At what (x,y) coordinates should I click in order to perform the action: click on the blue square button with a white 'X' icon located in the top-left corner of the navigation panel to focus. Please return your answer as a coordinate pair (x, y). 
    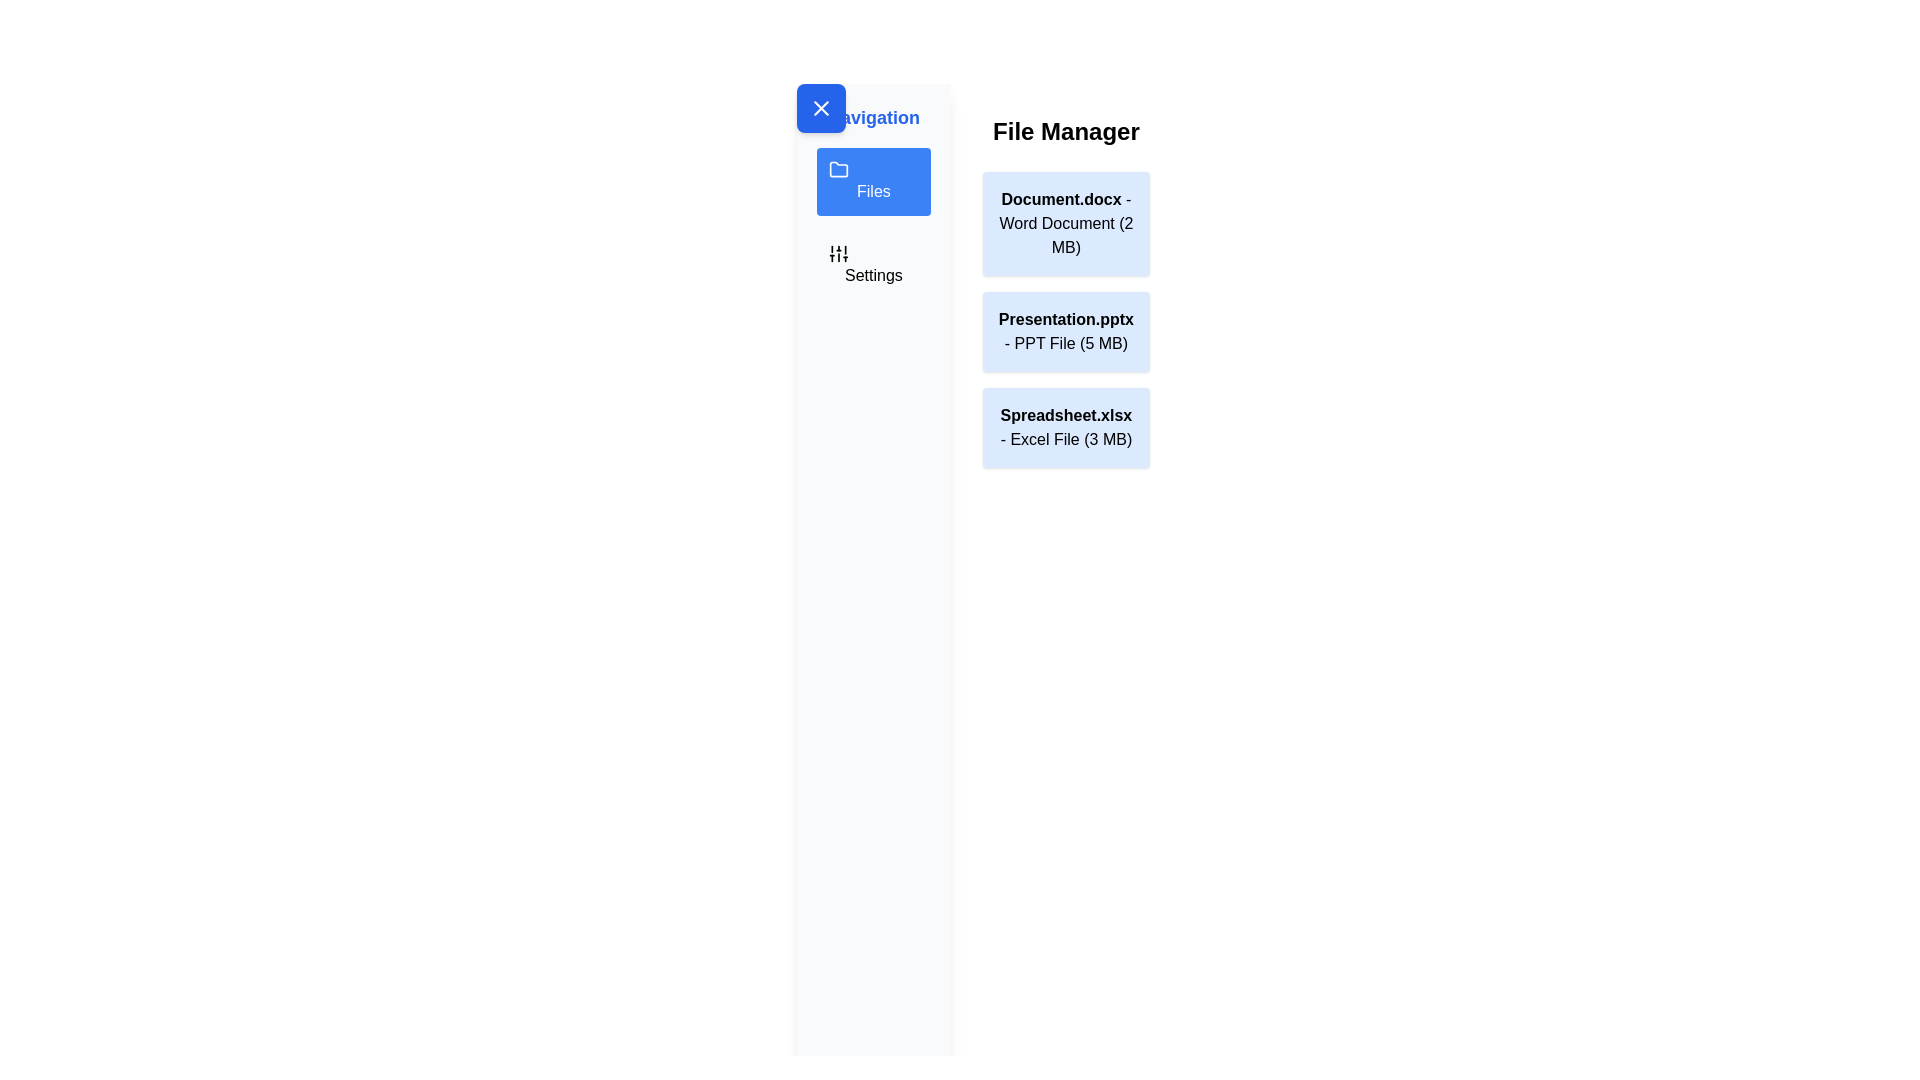
    Looking at the image, I should click on (821, 108).